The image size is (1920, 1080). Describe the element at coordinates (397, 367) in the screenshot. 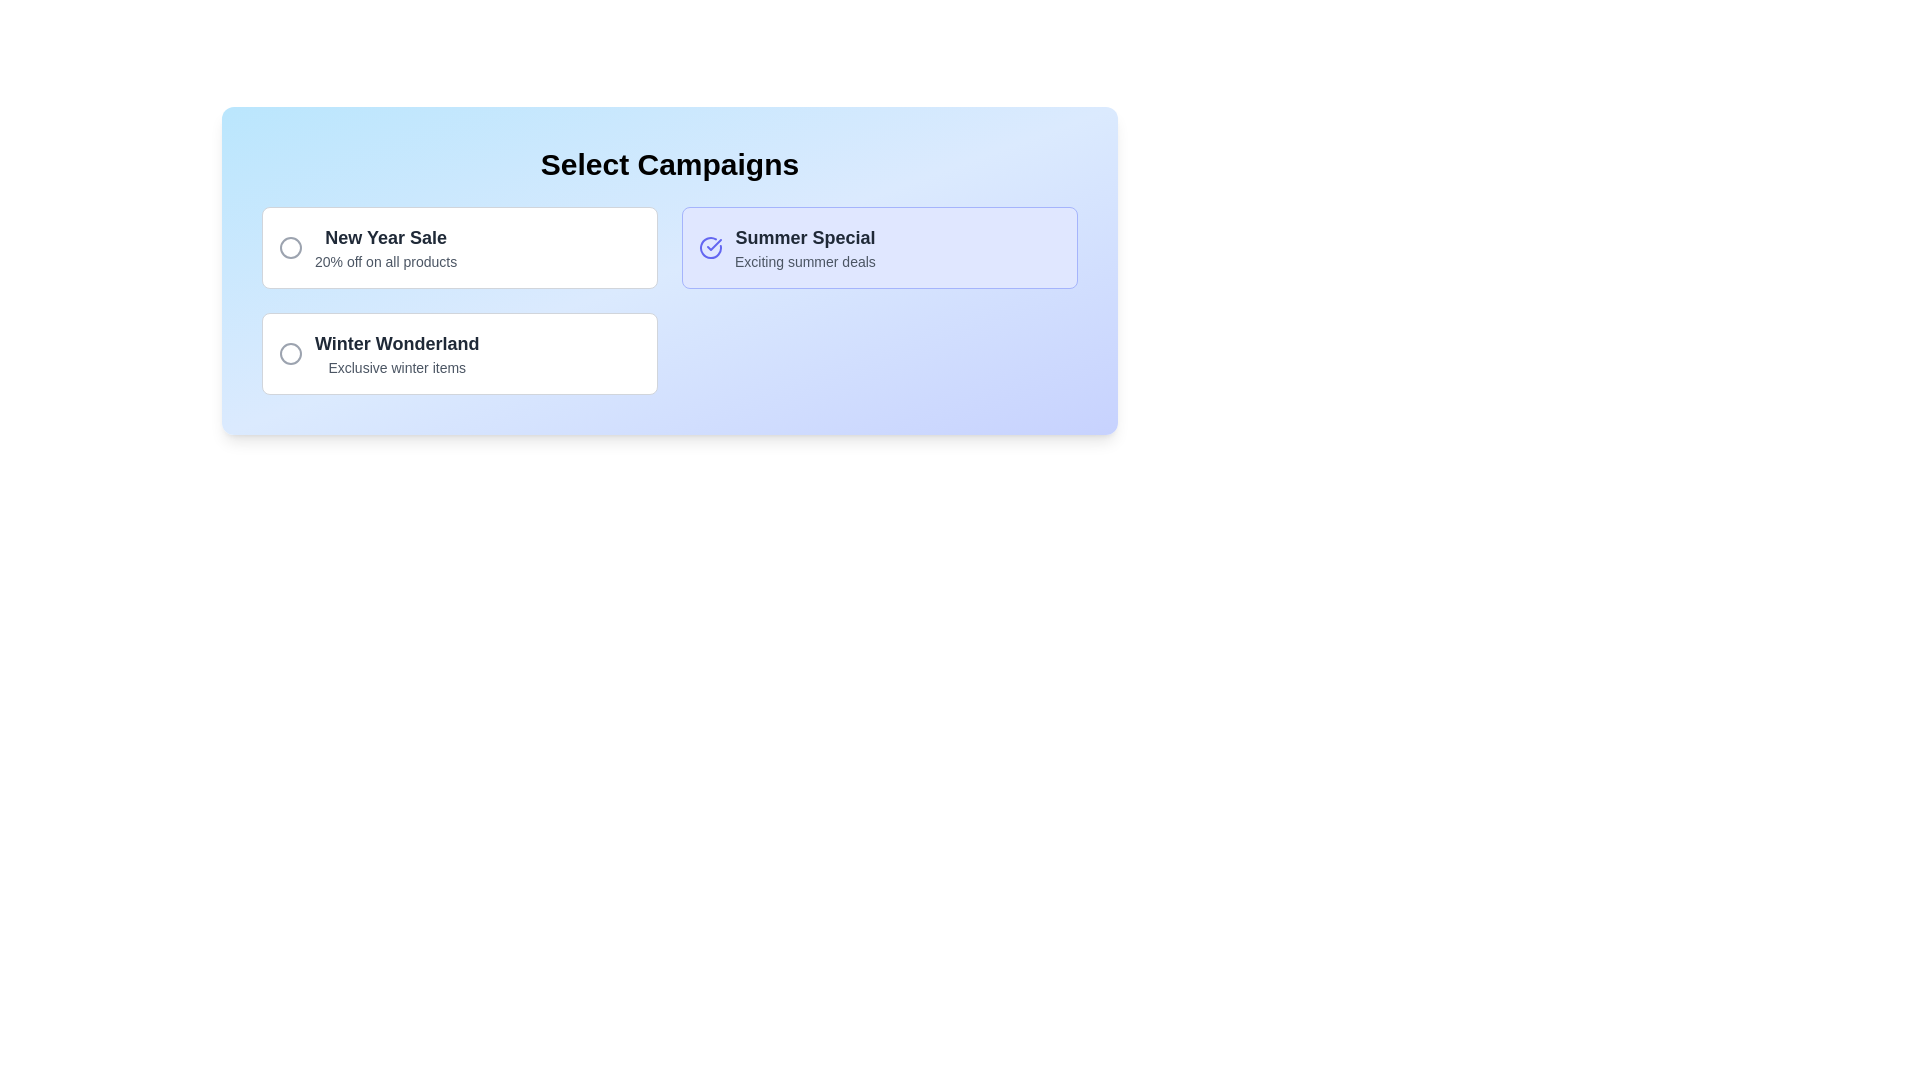

I see `the Text label that provides descriptive information about the 'Winter Wonderland' campaign, which is located below the main title text in the campaign selection interface` at that location.